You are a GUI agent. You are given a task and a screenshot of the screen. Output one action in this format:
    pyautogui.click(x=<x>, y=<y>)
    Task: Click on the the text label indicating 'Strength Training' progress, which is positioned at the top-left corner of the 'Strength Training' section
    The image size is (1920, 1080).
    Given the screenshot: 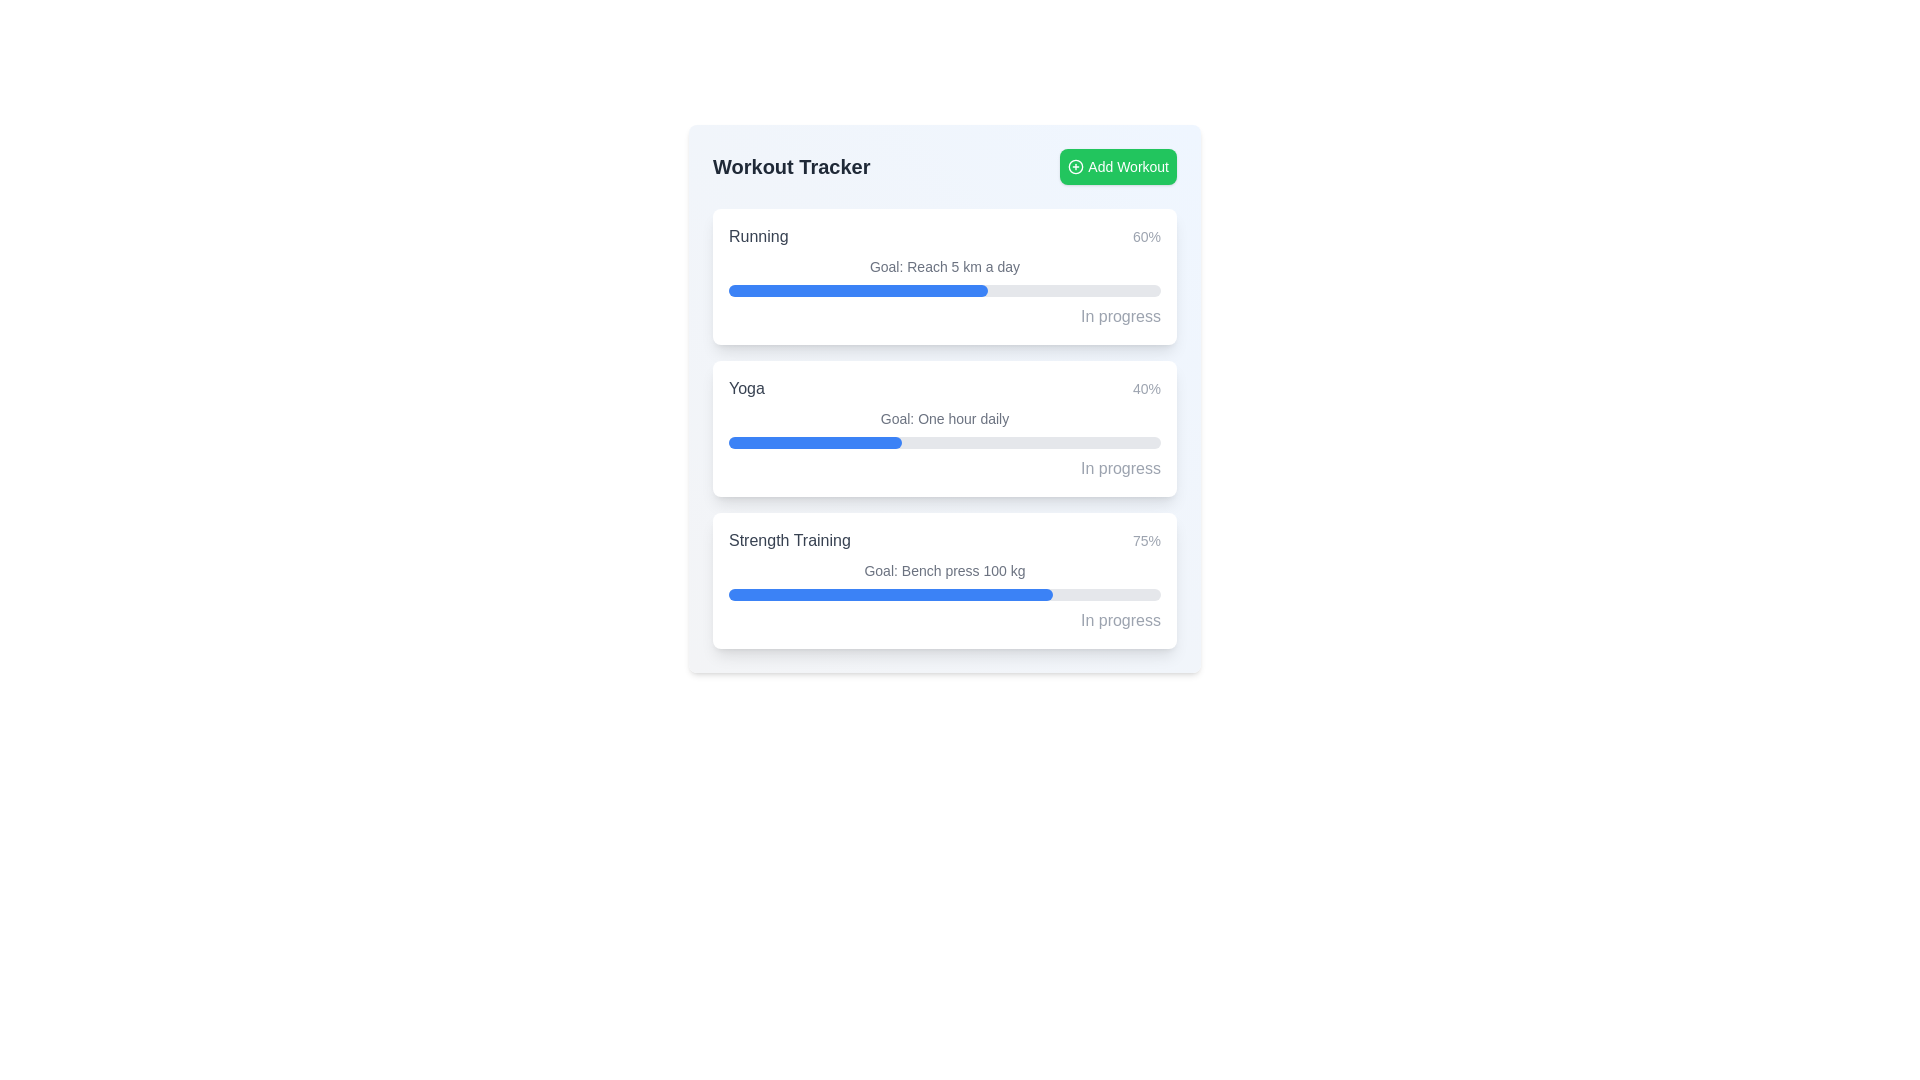 What is the action you would take?
    pyautogui.click(x=788, y=540)
    